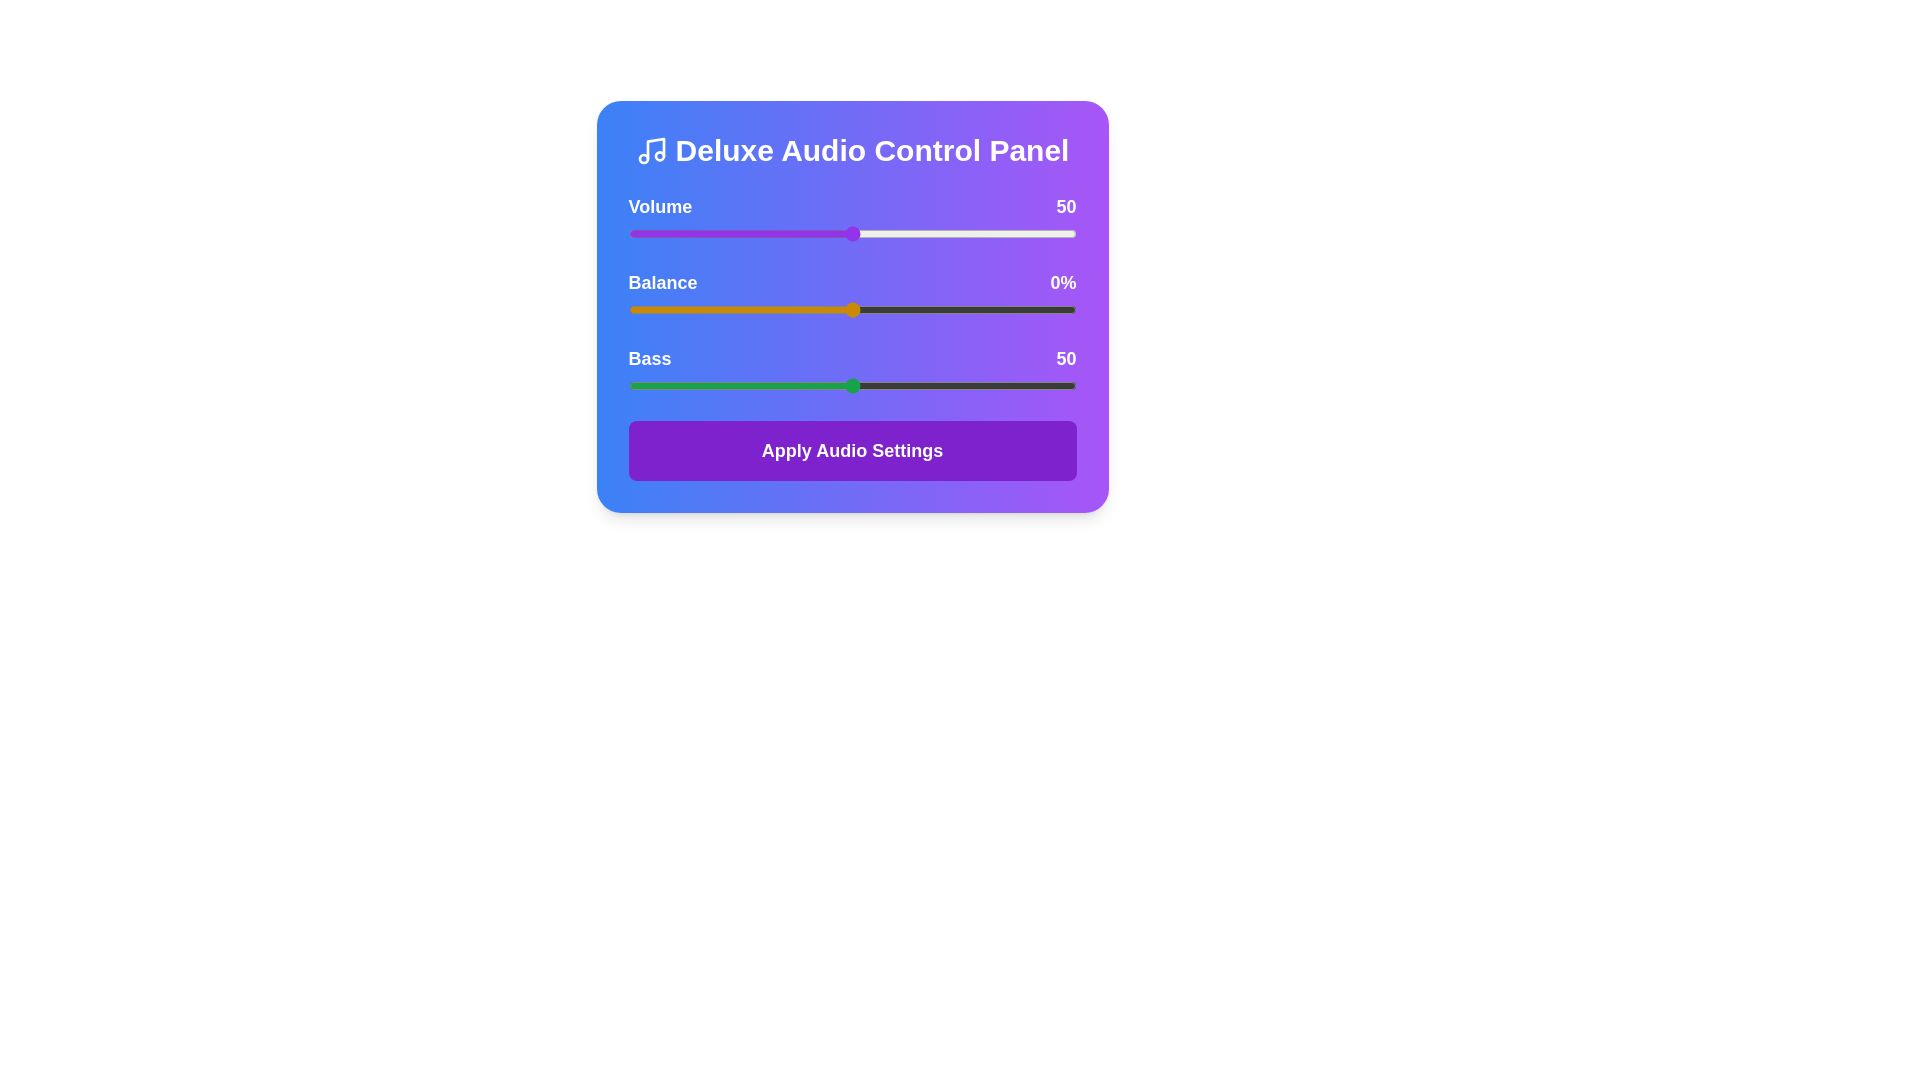 The width and height of the screenshot is (1920, 1080). Describe the element at coordinates (660, 207) in the screenshot. I see `the static text label 'Volume' which is displayed in white text on a blue-purple gradient background, positioned in the top-left region of the panel` at that location.